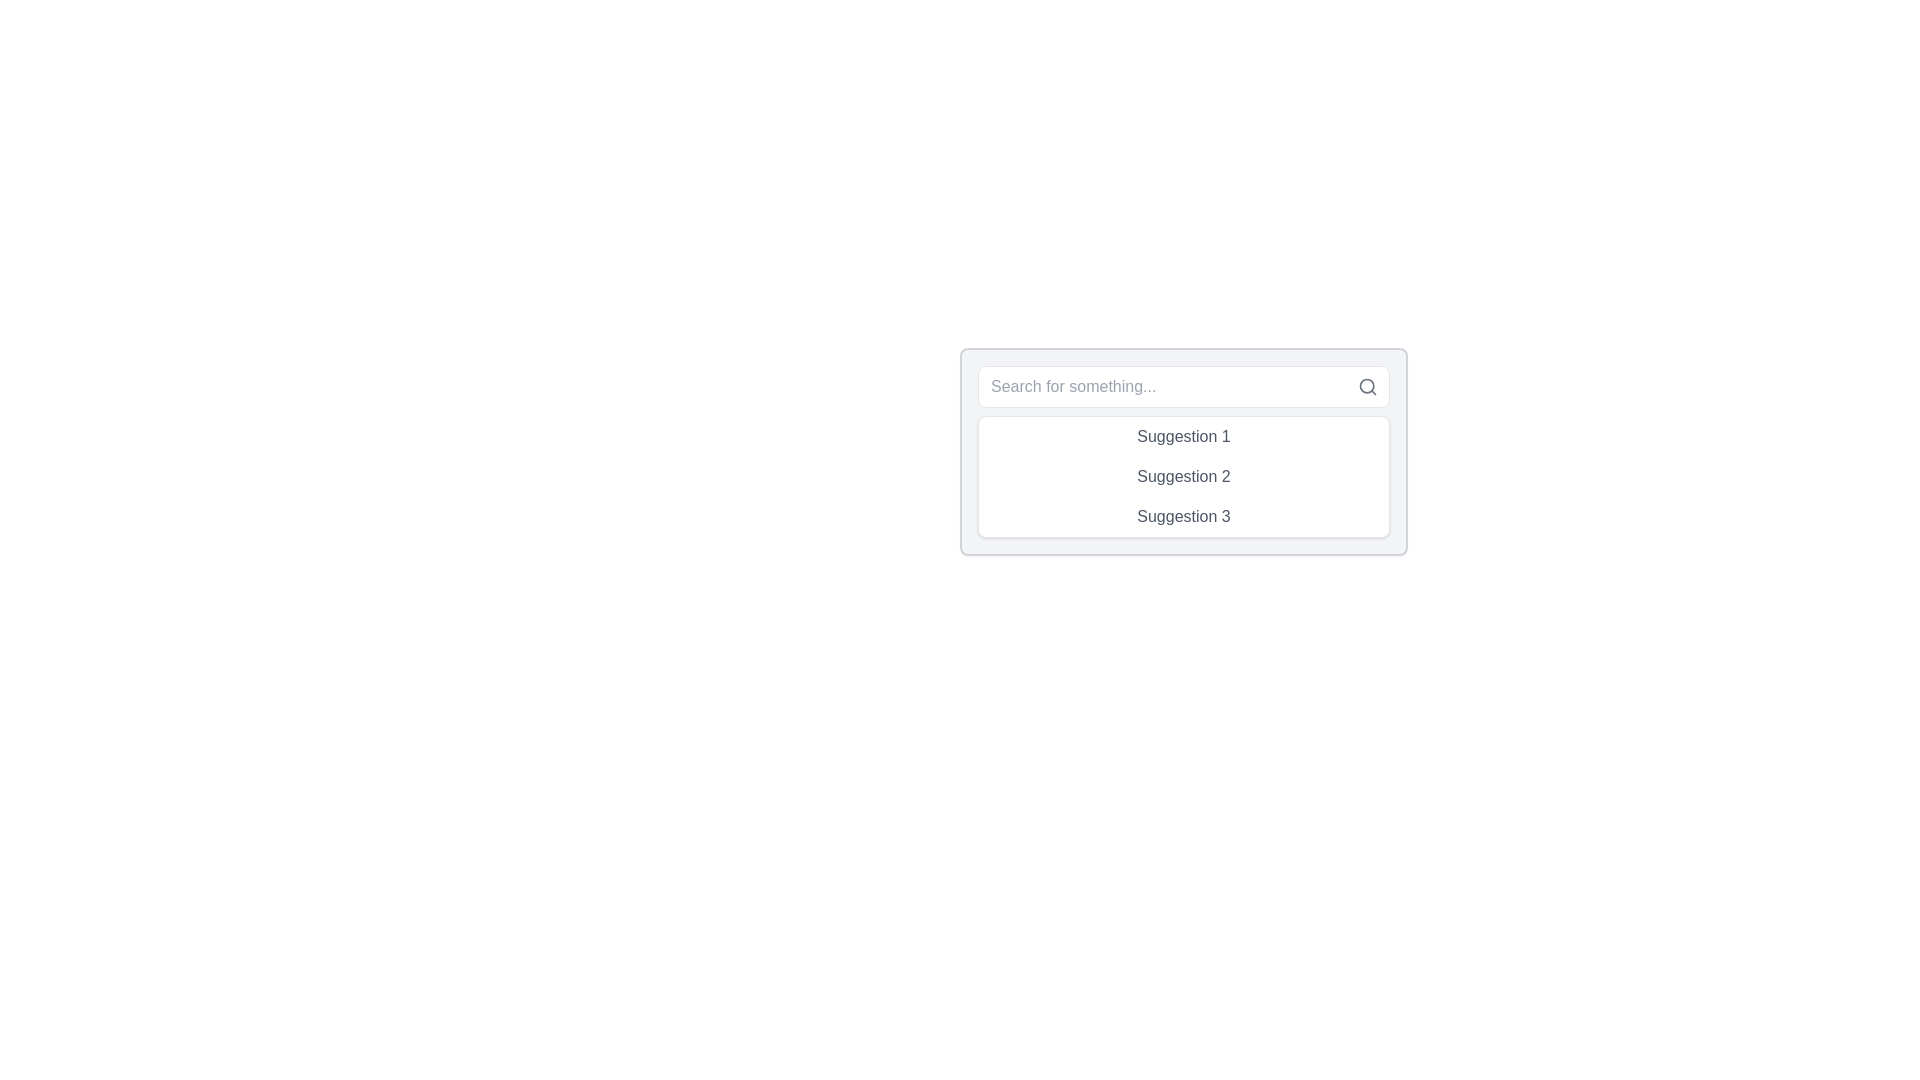 The width and height of the screenshot is (1920, 1080). What do you see at coordinates (1184, 477) in the screenshot?
I see `the list of suggestions displayed below the search input field` at bounding box center [1184, 477].